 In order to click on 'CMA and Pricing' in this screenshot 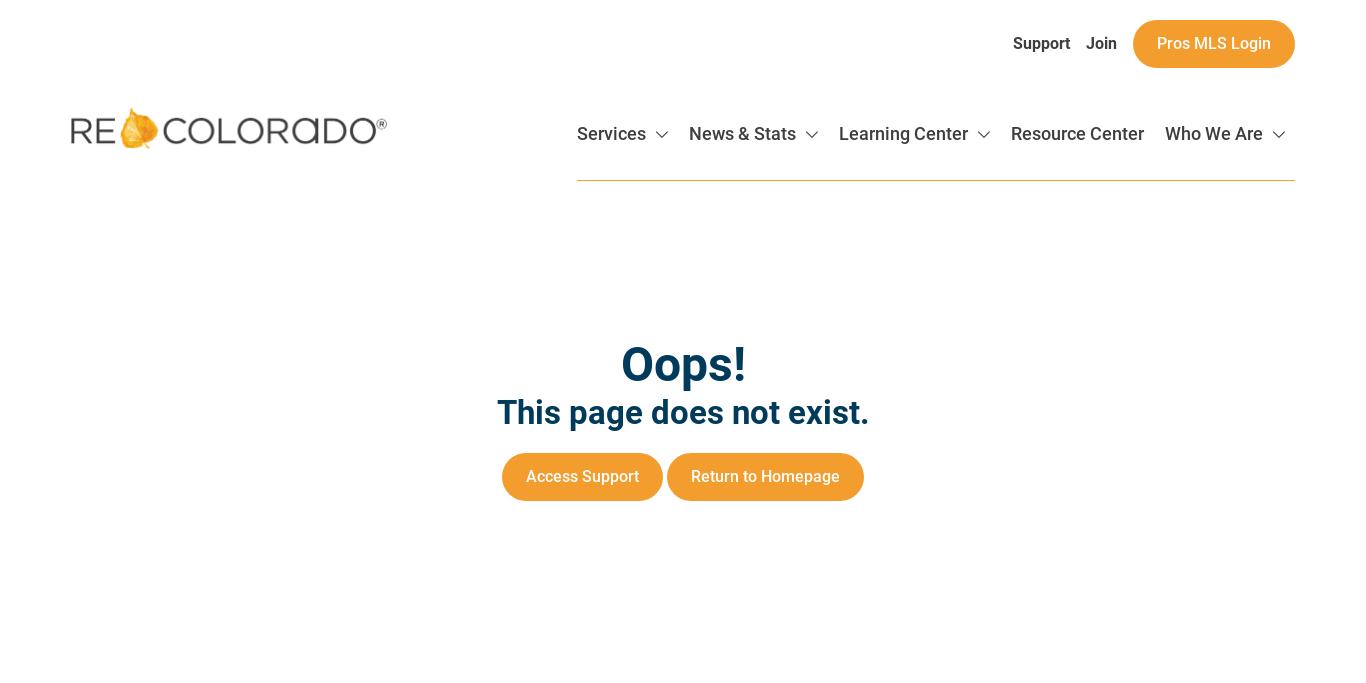, I will do `click(1145, 494)`.